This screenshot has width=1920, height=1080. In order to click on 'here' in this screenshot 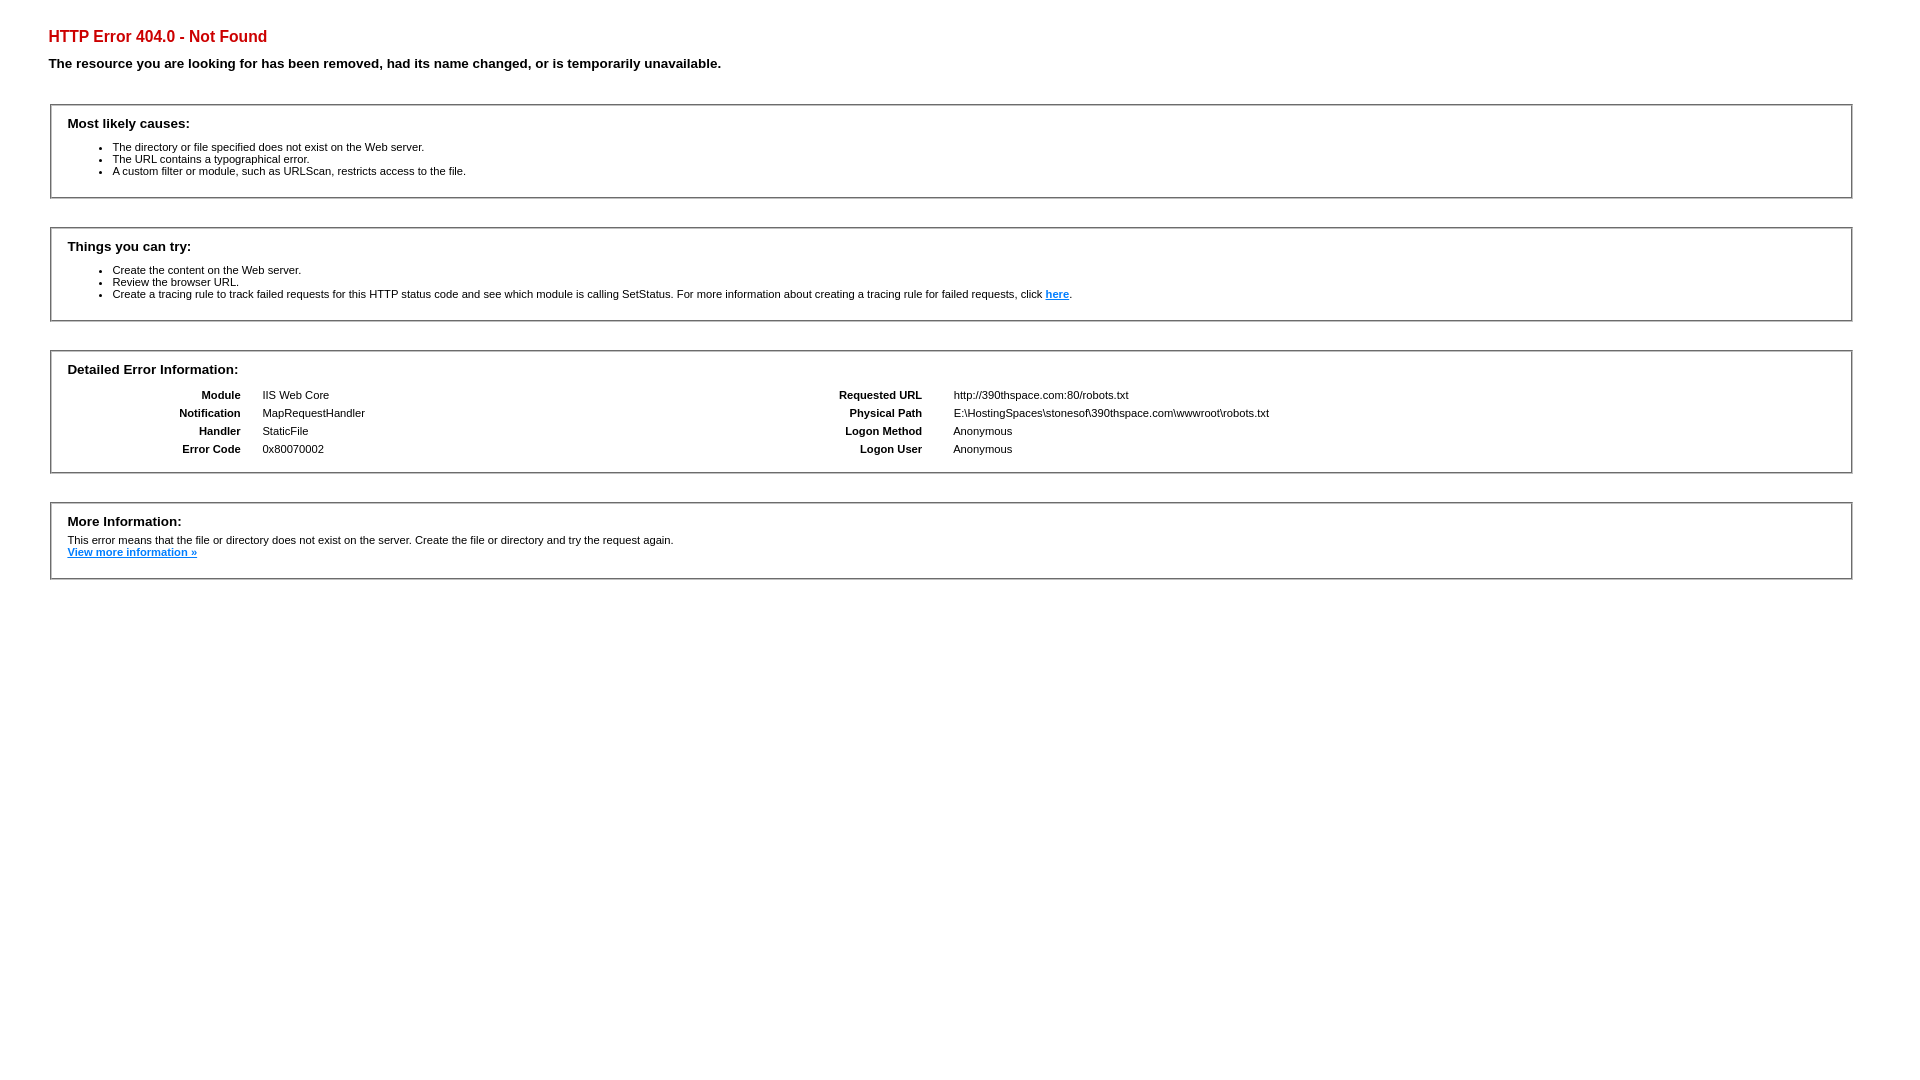, I will do `click(1056, 293)`.